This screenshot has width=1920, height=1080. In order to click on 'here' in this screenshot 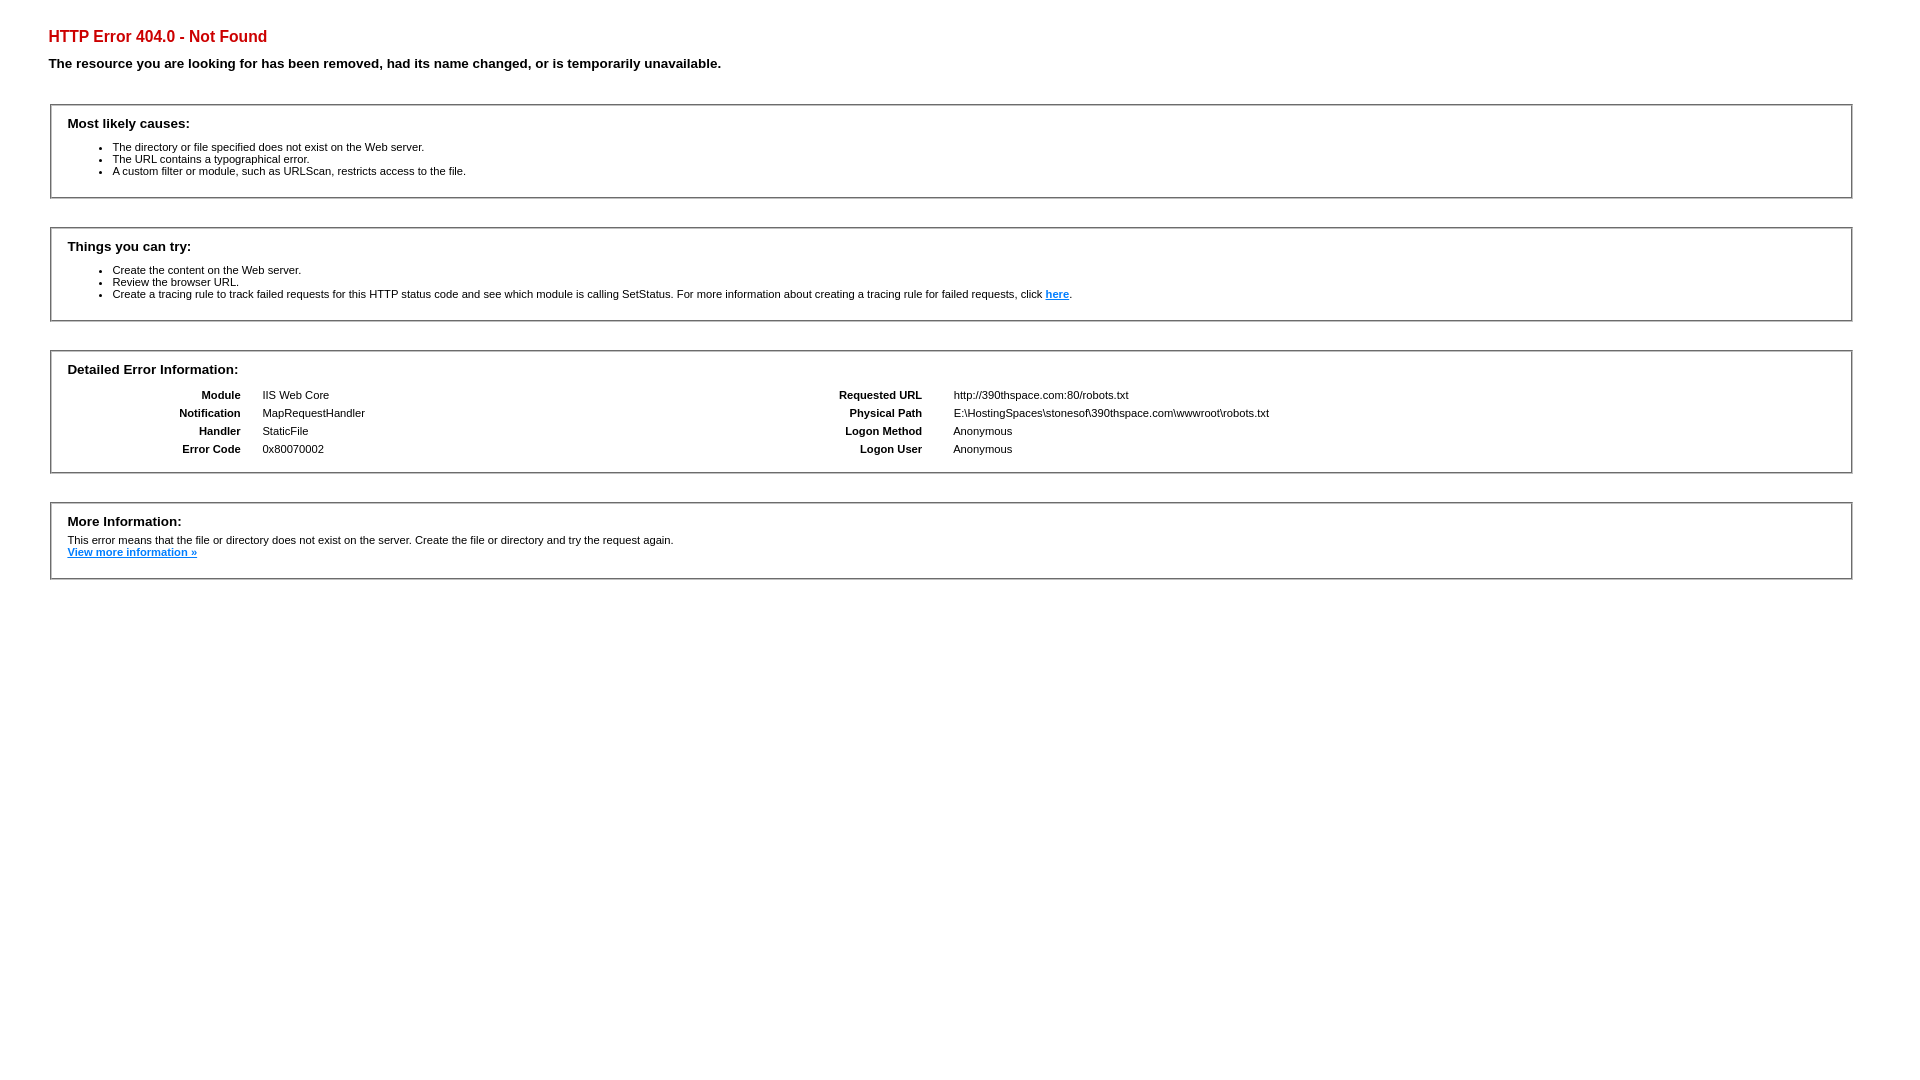, I will do `click(1056, 293)`.